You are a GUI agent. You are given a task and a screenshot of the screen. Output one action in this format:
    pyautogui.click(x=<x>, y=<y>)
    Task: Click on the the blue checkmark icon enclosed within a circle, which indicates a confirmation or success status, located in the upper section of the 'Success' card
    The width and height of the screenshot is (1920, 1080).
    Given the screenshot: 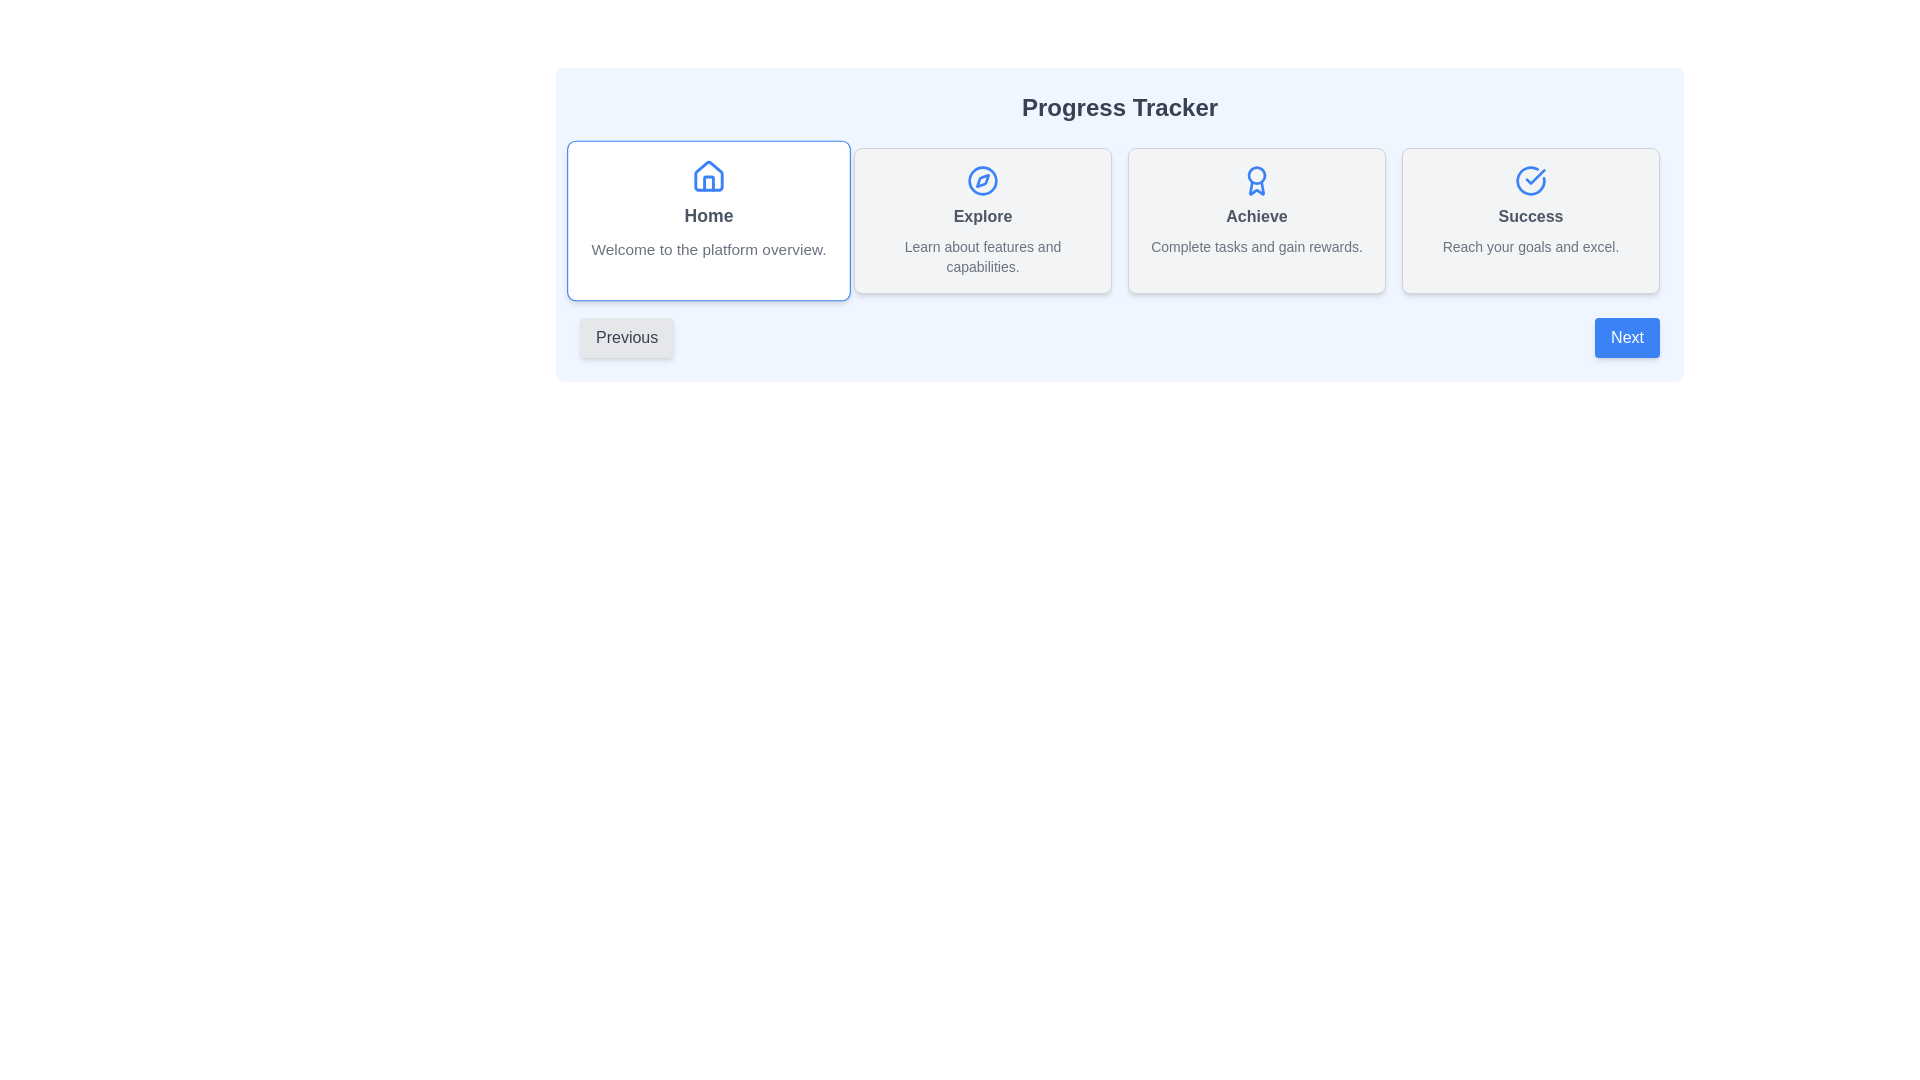 What is the action you would take?
    pyautogui.click(x=1530, y=181)
    